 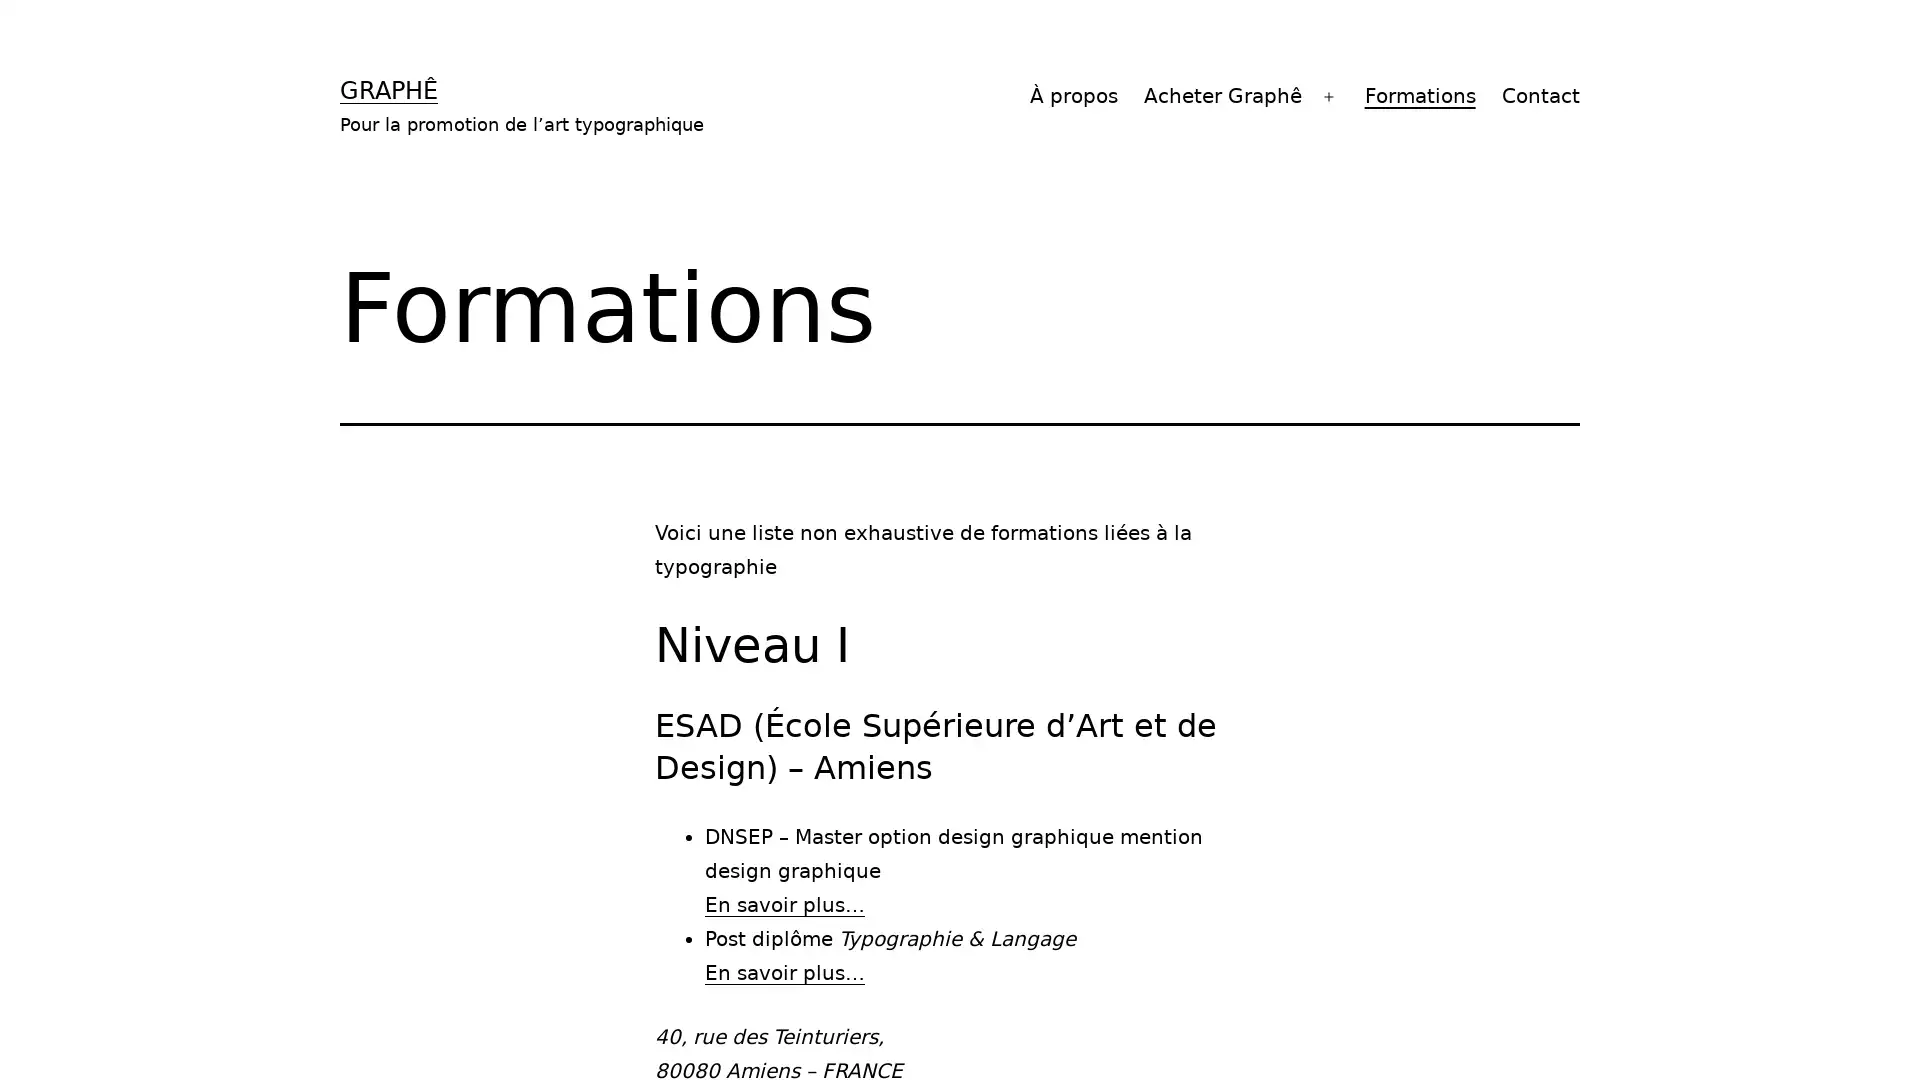 What do you see at coordinates (1329, 96) in the screenshot?
I see `Ouvrir le menu` at bounding box center [1329, 96].